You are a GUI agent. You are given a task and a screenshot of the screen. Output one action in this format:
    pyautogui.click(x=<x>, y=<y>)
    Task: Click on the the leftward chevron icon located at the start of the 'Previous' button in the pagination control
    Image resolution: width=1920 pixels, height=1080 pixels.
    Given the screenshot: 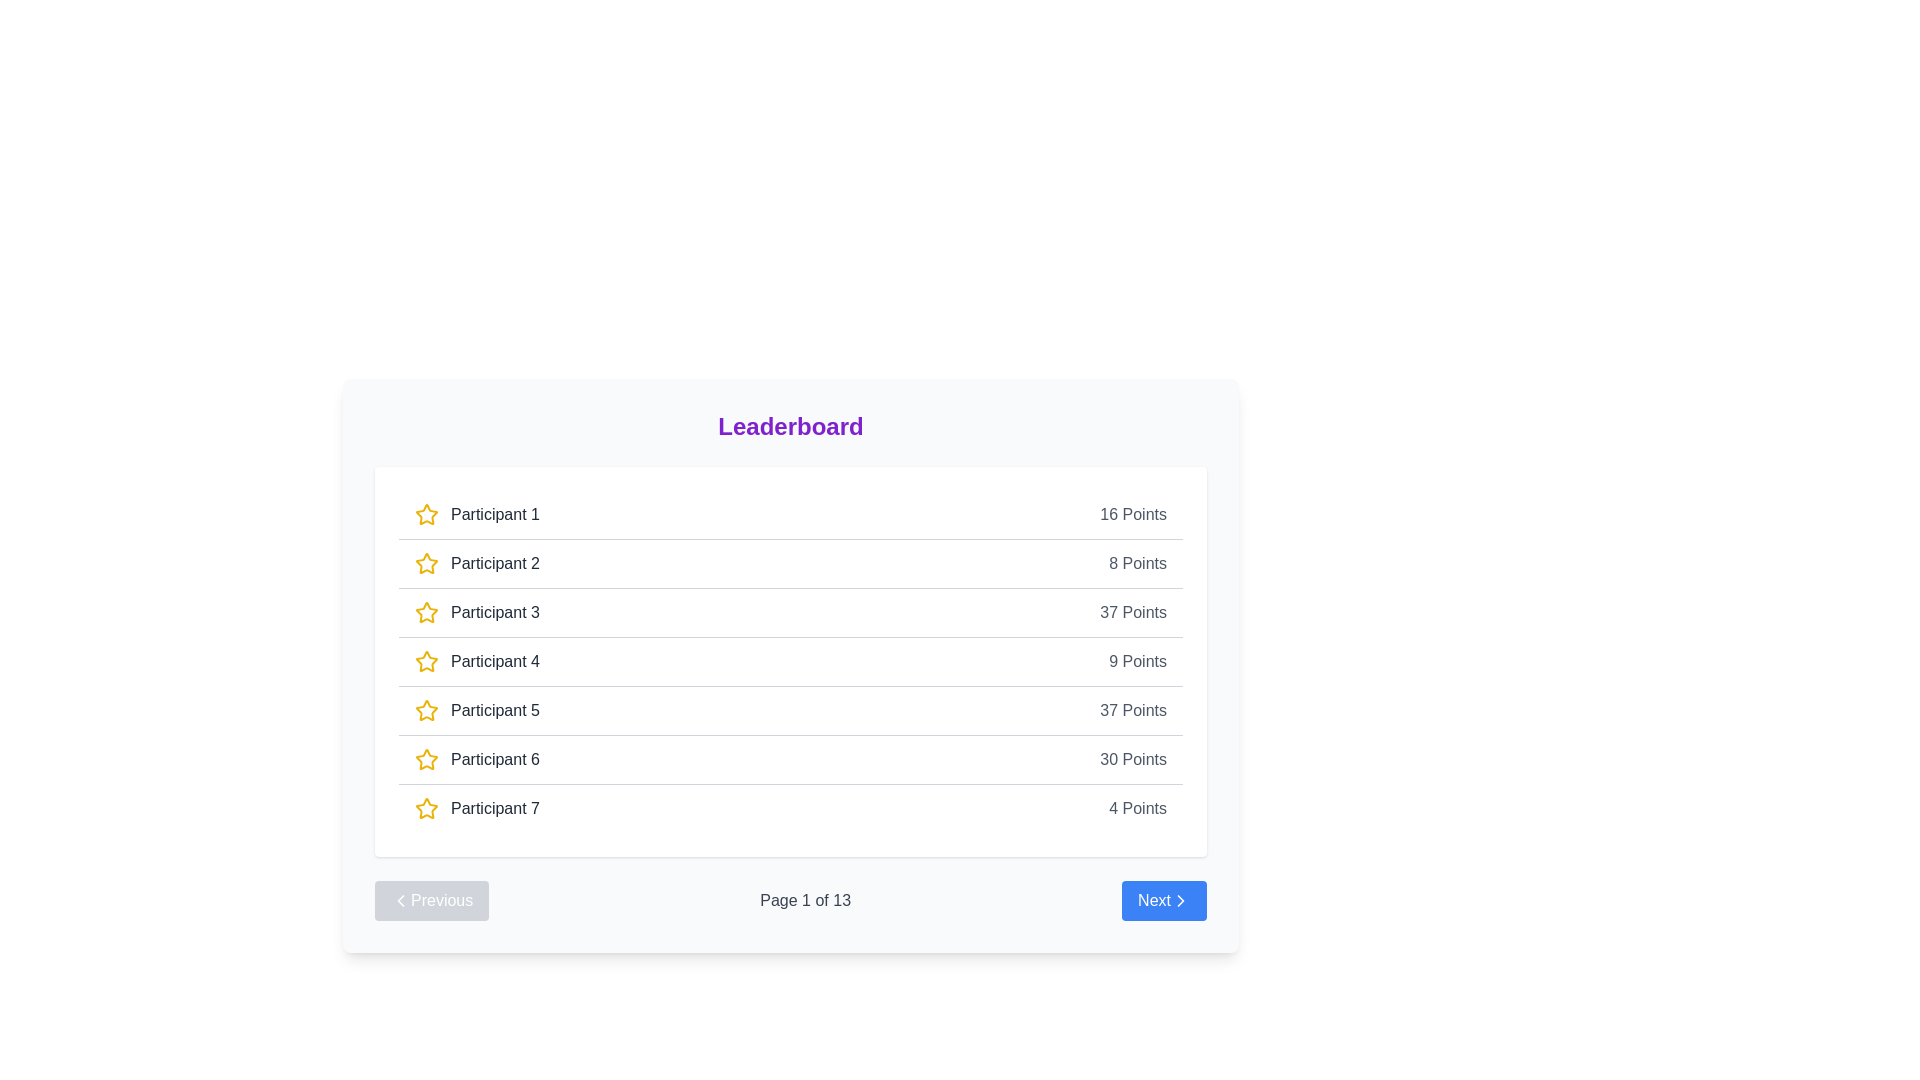 What is the action you would take?
    pyautogui.click(x=400, y=901)
    